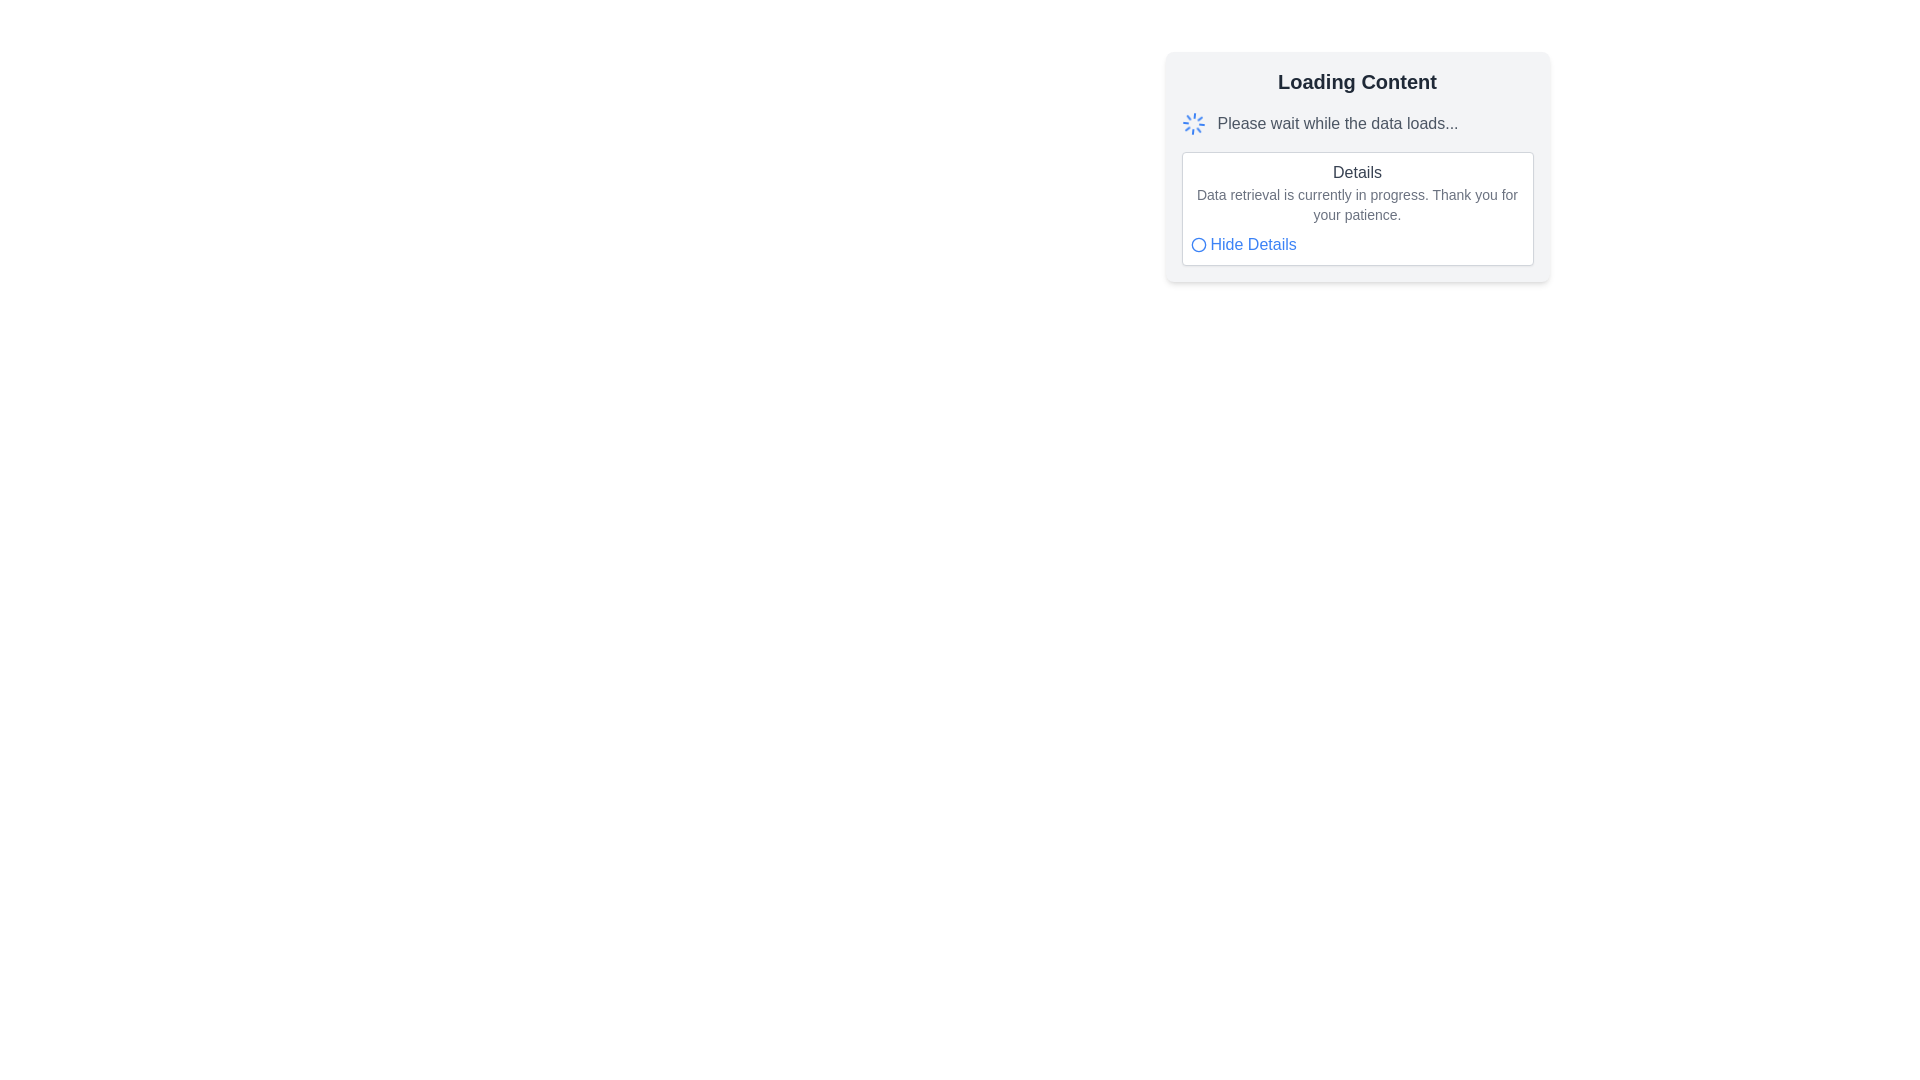 Image resolution: width=1920 pixels, height=1080 pixels. Describe the element at coordinates (1193, 123) in the screenshot. I see `the animated blue loading spinner located within the 'Loading Content' modal, positioned to the left of the message 'Please wait while the data loads...'` at that location.